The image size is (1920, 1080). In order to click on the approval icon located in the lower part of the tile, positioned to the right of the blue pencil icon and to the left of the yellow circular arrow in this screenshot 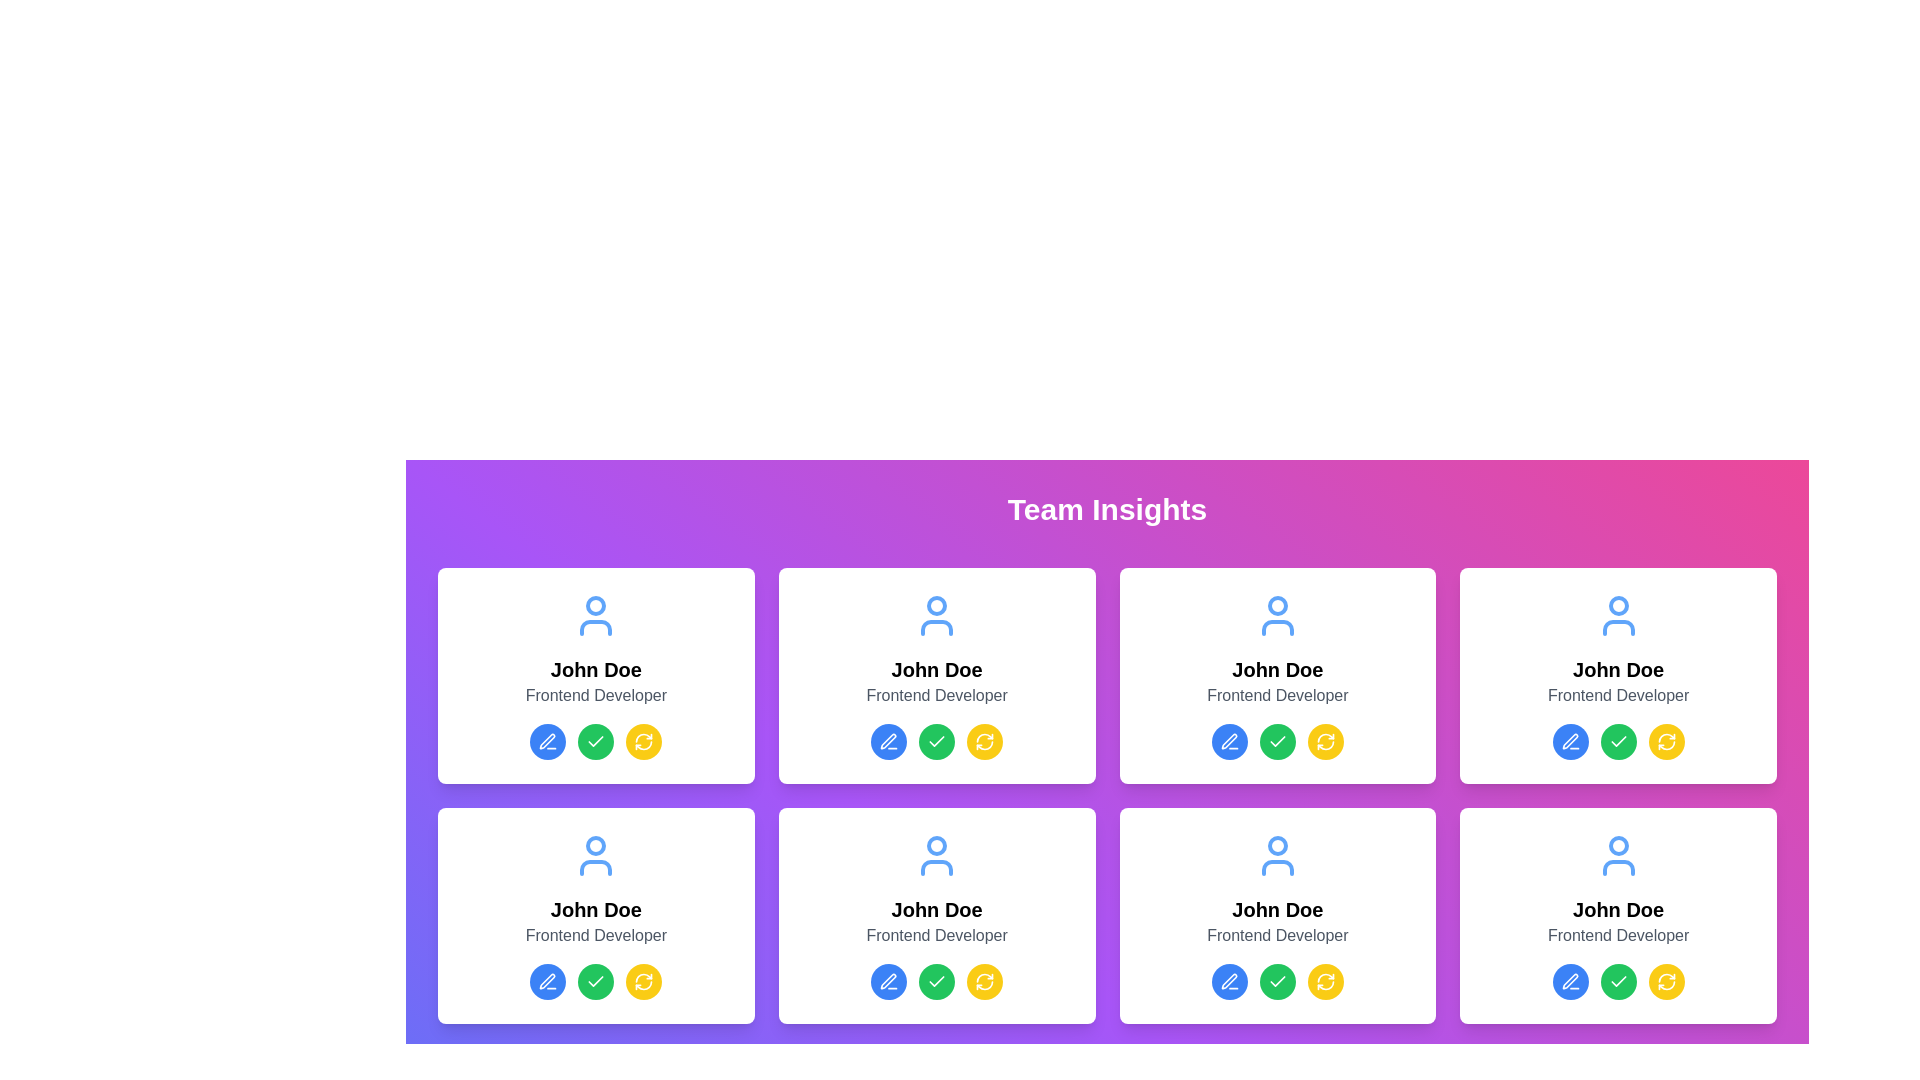, I will do `click(1276, 980)`.